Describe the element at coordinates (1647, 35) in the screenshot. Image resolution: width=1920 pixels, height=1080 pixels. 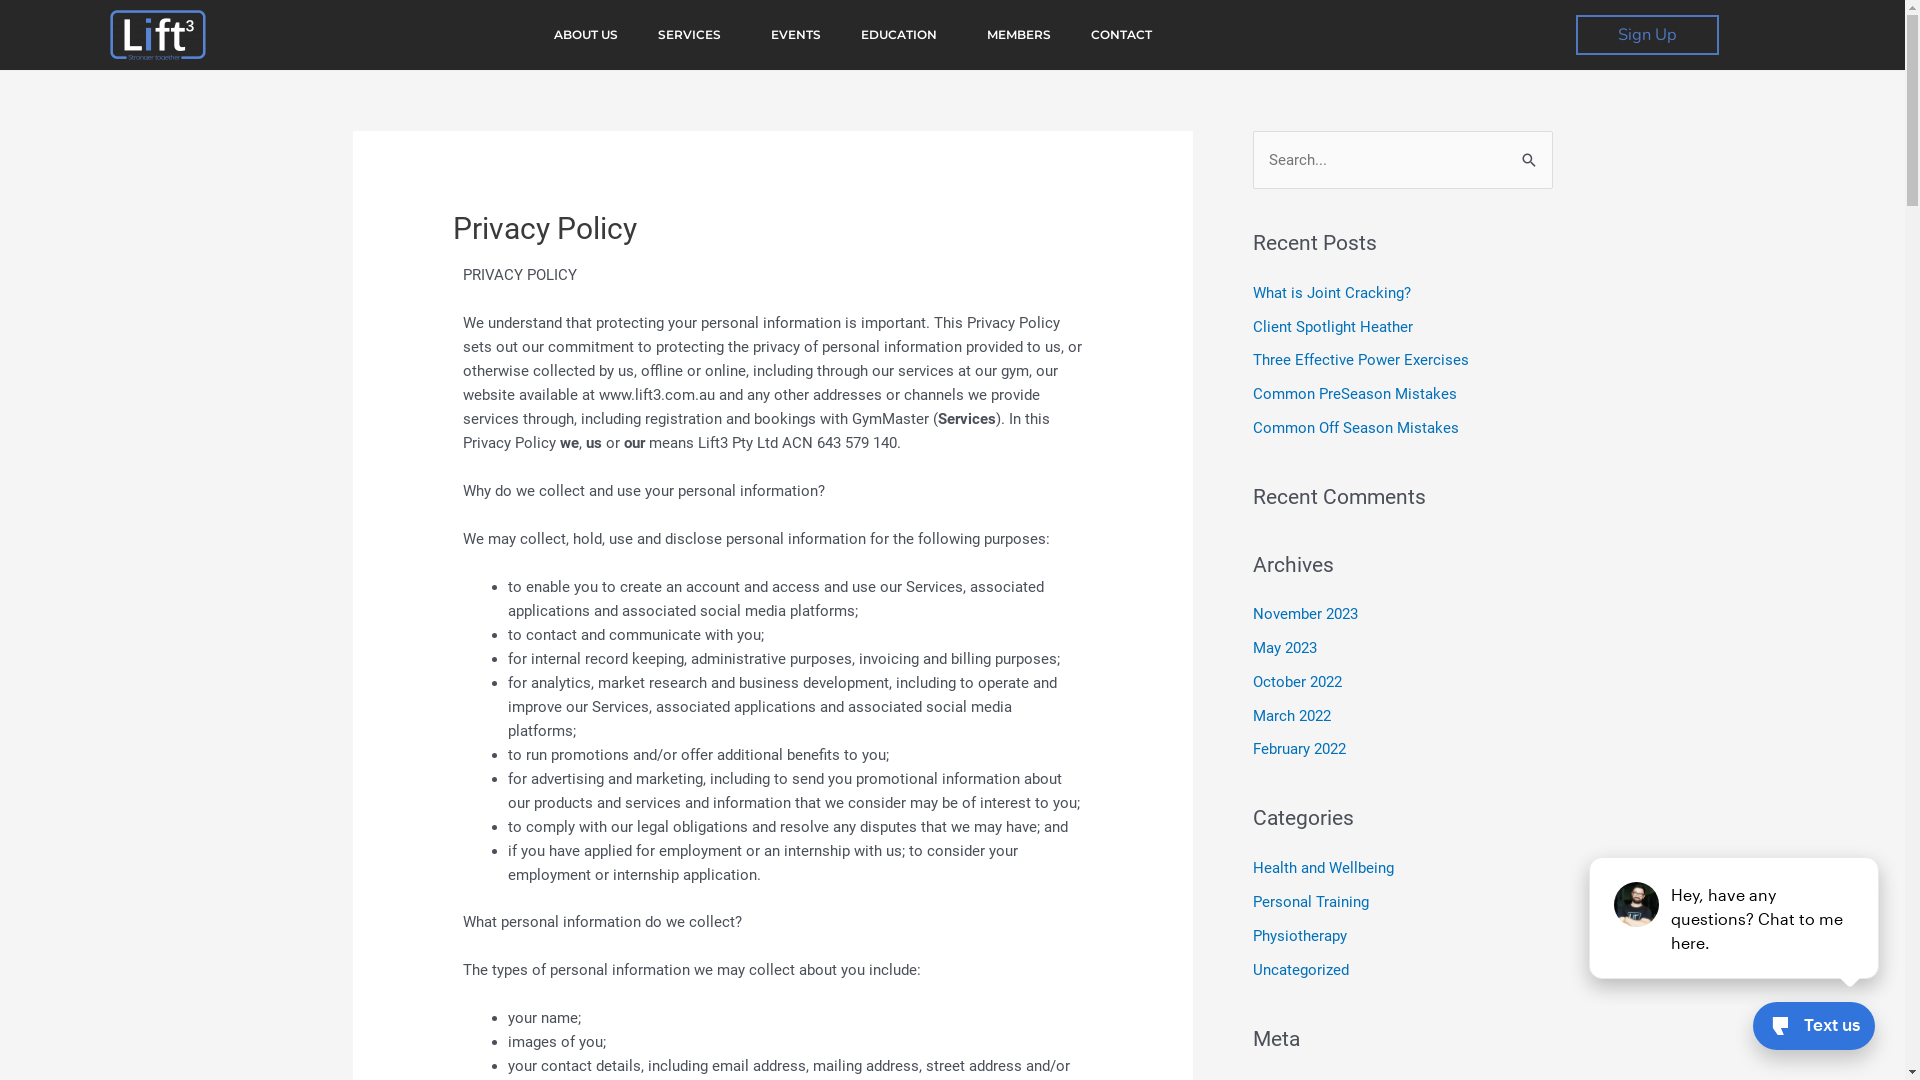
I see `'Sign Up'` at that location.